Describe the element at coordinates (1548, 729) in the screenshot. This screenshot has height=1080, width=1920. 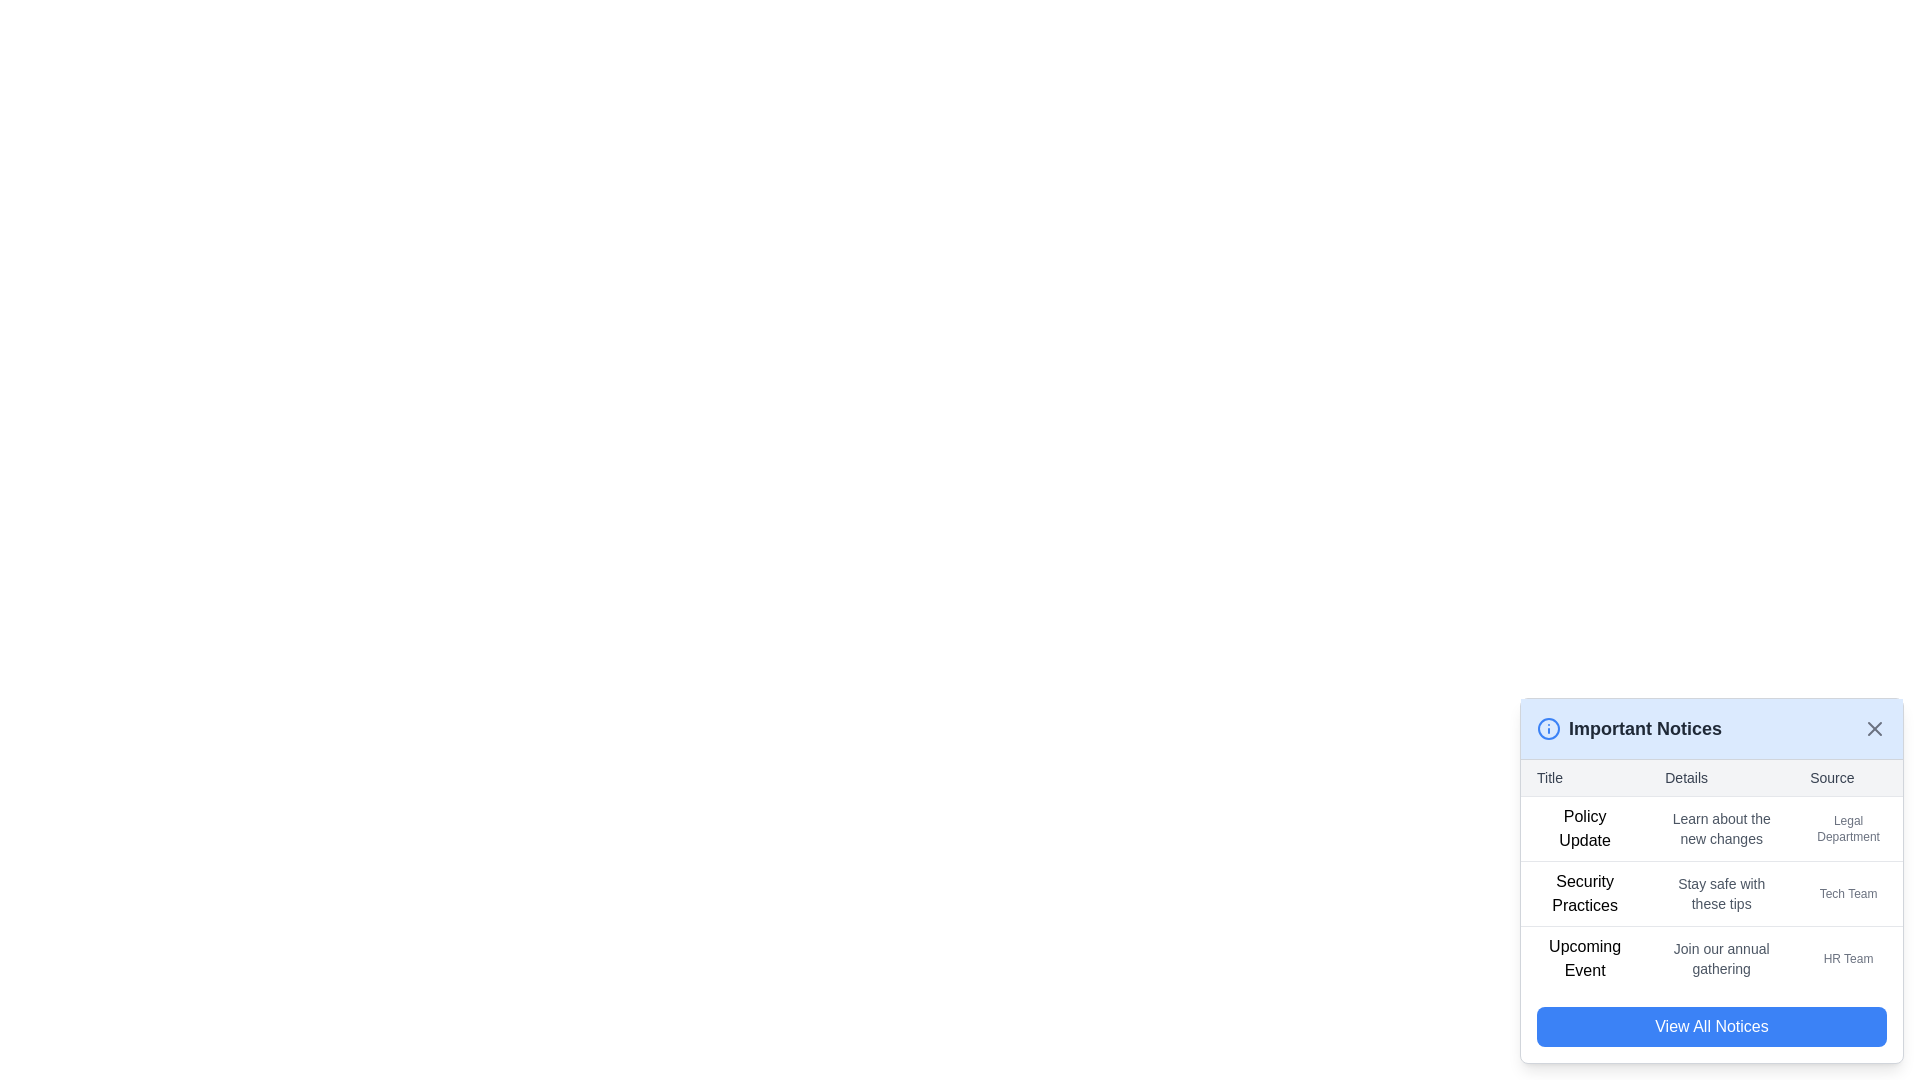
I see `the information icon located at the leftmost position in the header of the 'Important Notices' section, characterized by its blue circular outline and minimalistic design` at that location.